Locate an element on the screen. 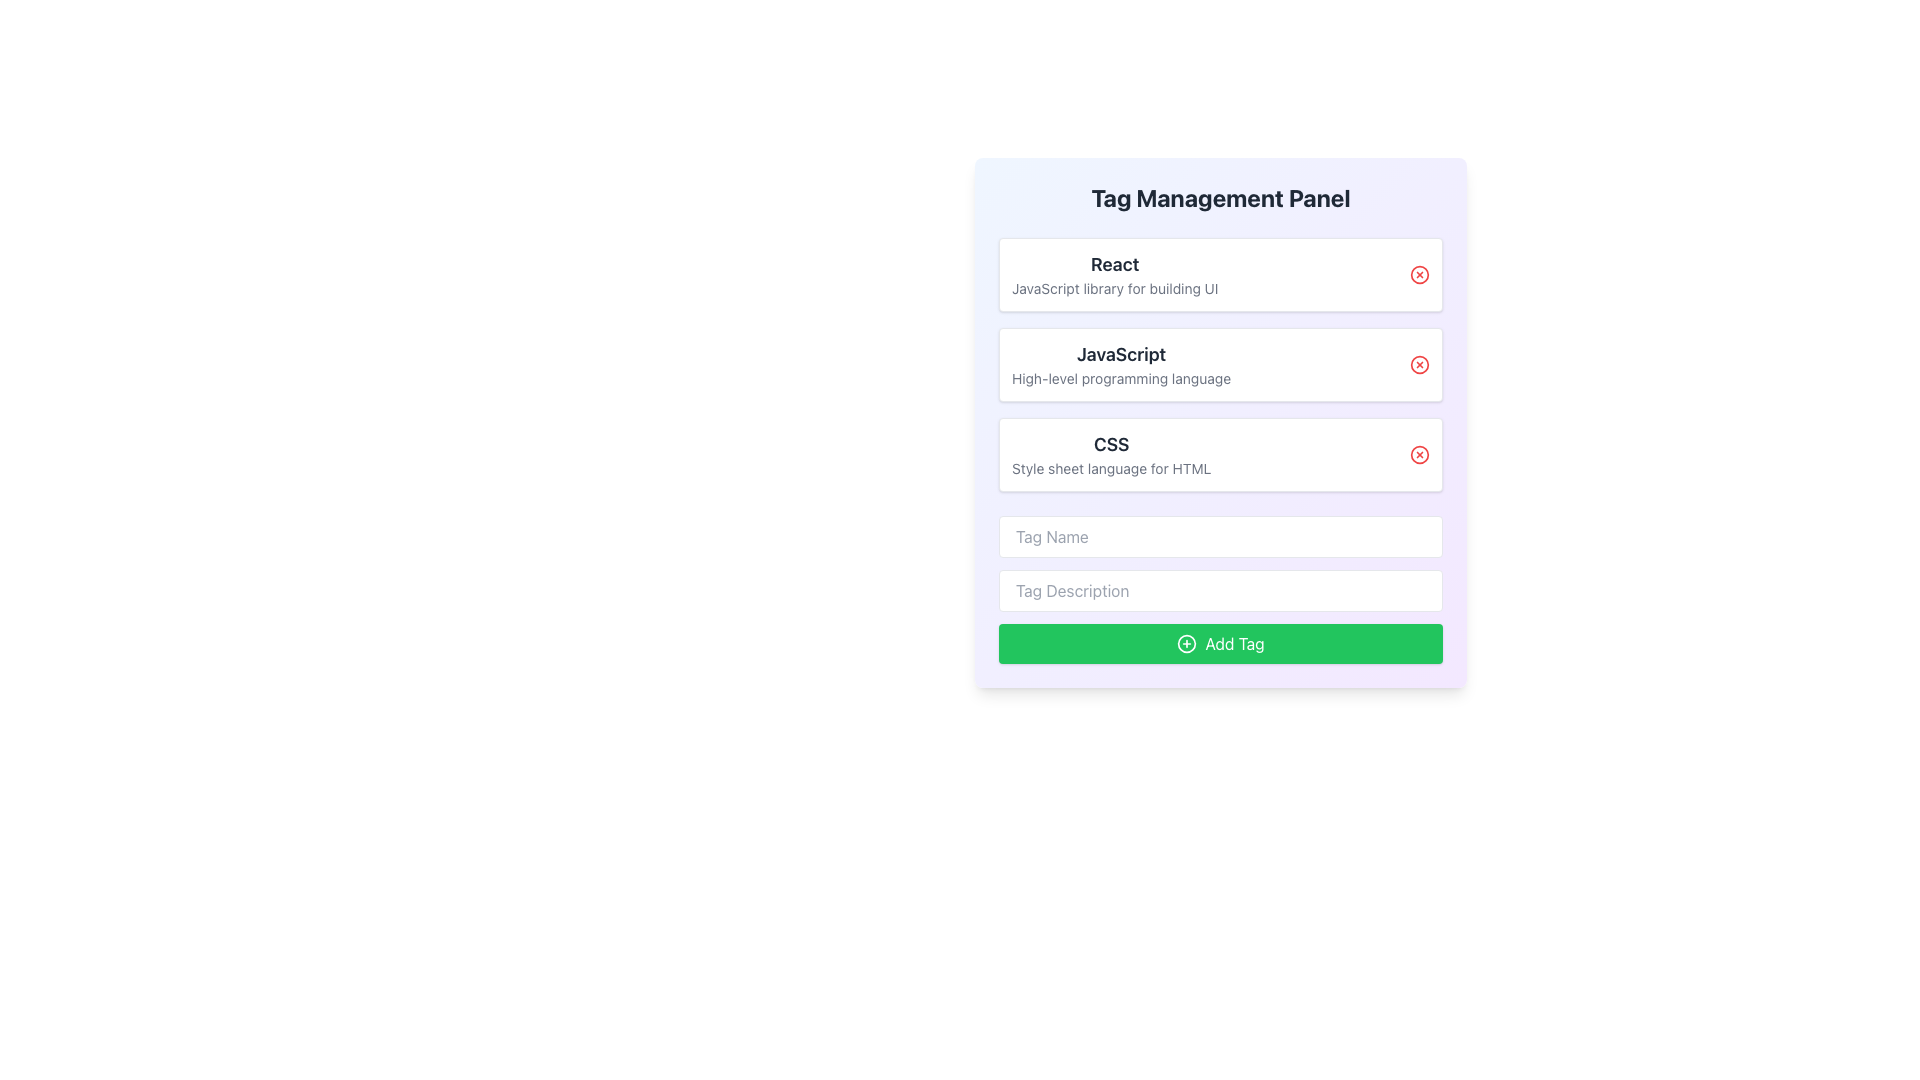 The width and height of the screenshot is (1920, 1080). the circular icon with a plus symbol inside it, located within the 'Add Tag' button at the bottom of the interface is located at coordinates (1187, 644).